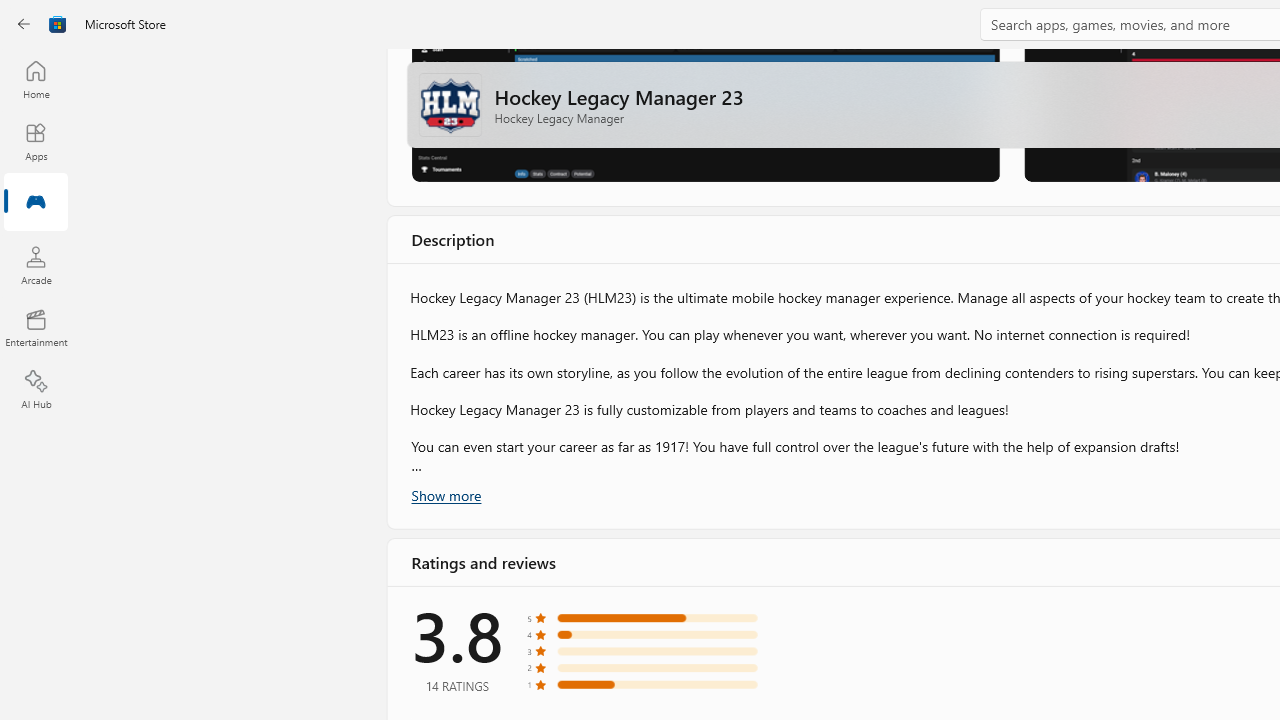 The image size is (1280, 720). What do you see at coordinates (35, 203) in the screenshot?
I see `'Gaming'` at bounding box center [35, 203].